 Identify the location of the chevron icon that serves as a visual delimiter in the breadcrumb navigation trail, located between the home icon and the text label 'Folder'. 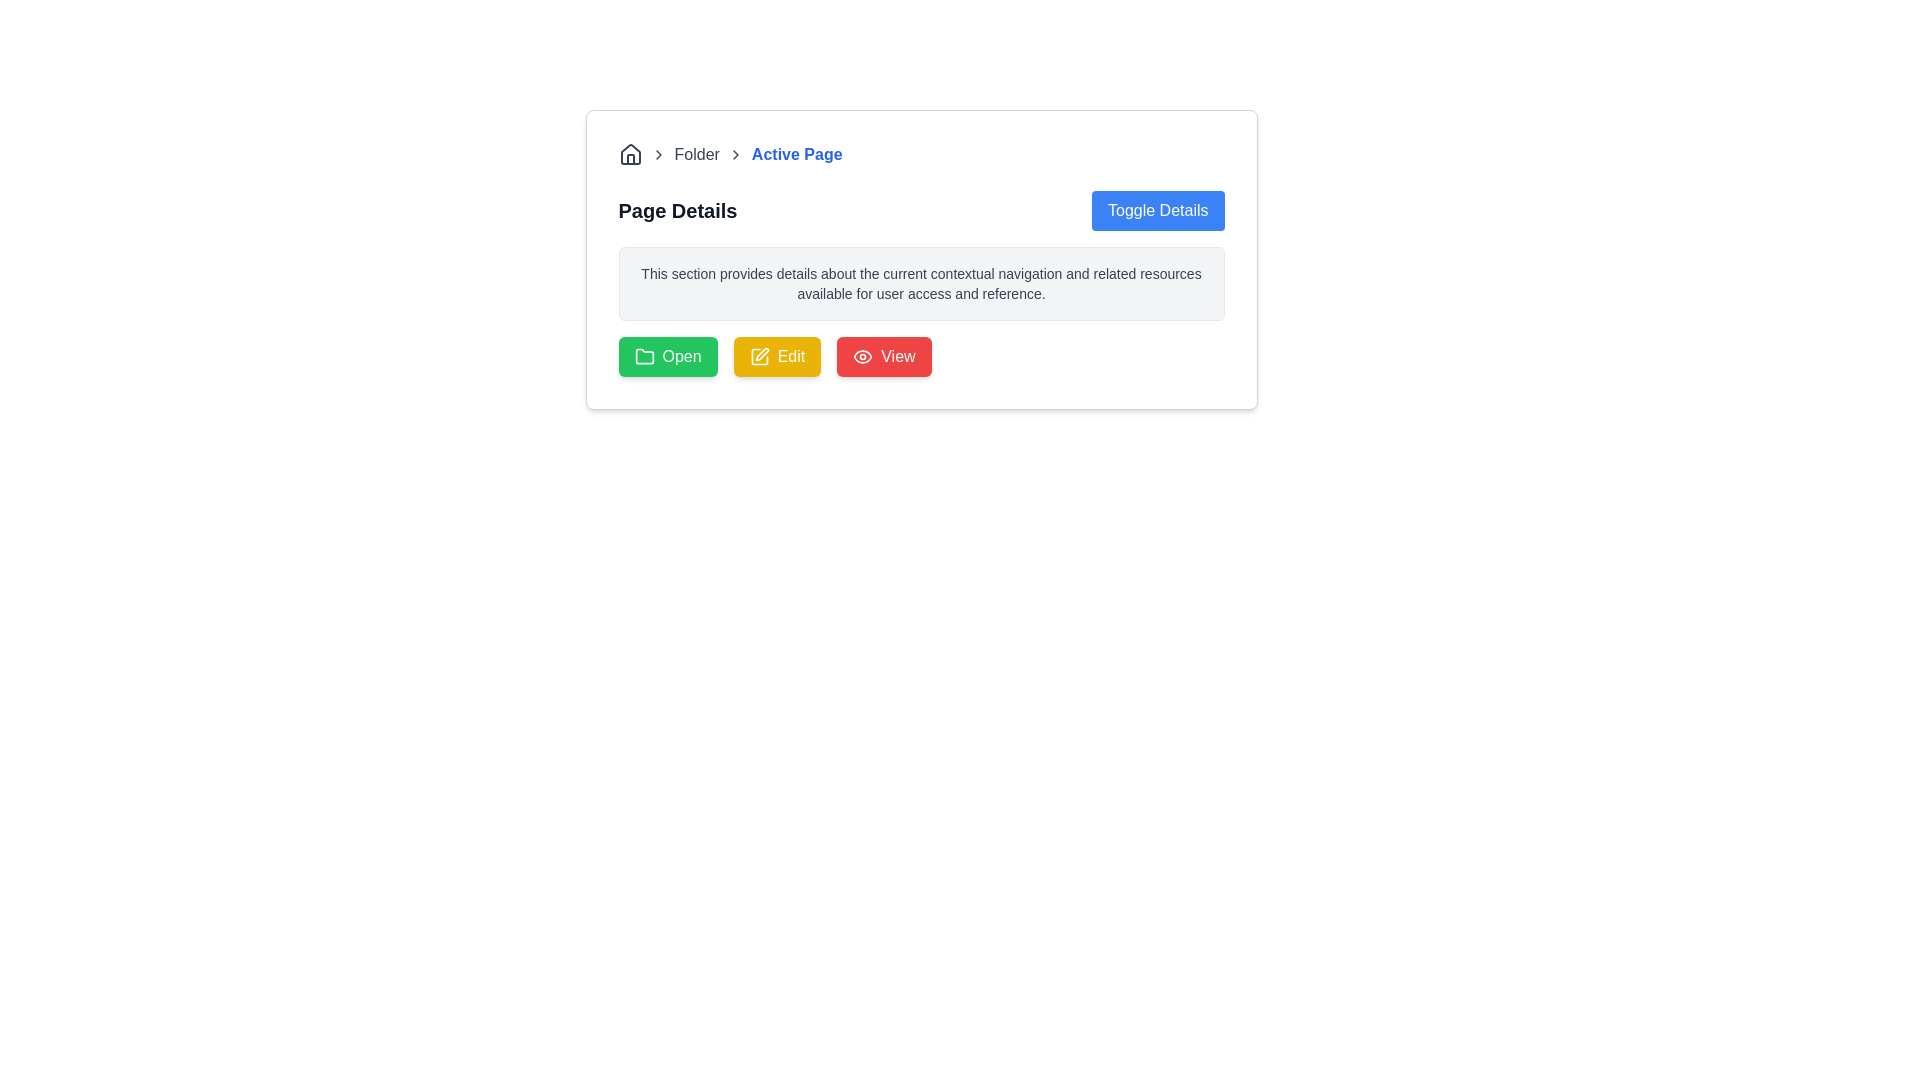
(658, 153).